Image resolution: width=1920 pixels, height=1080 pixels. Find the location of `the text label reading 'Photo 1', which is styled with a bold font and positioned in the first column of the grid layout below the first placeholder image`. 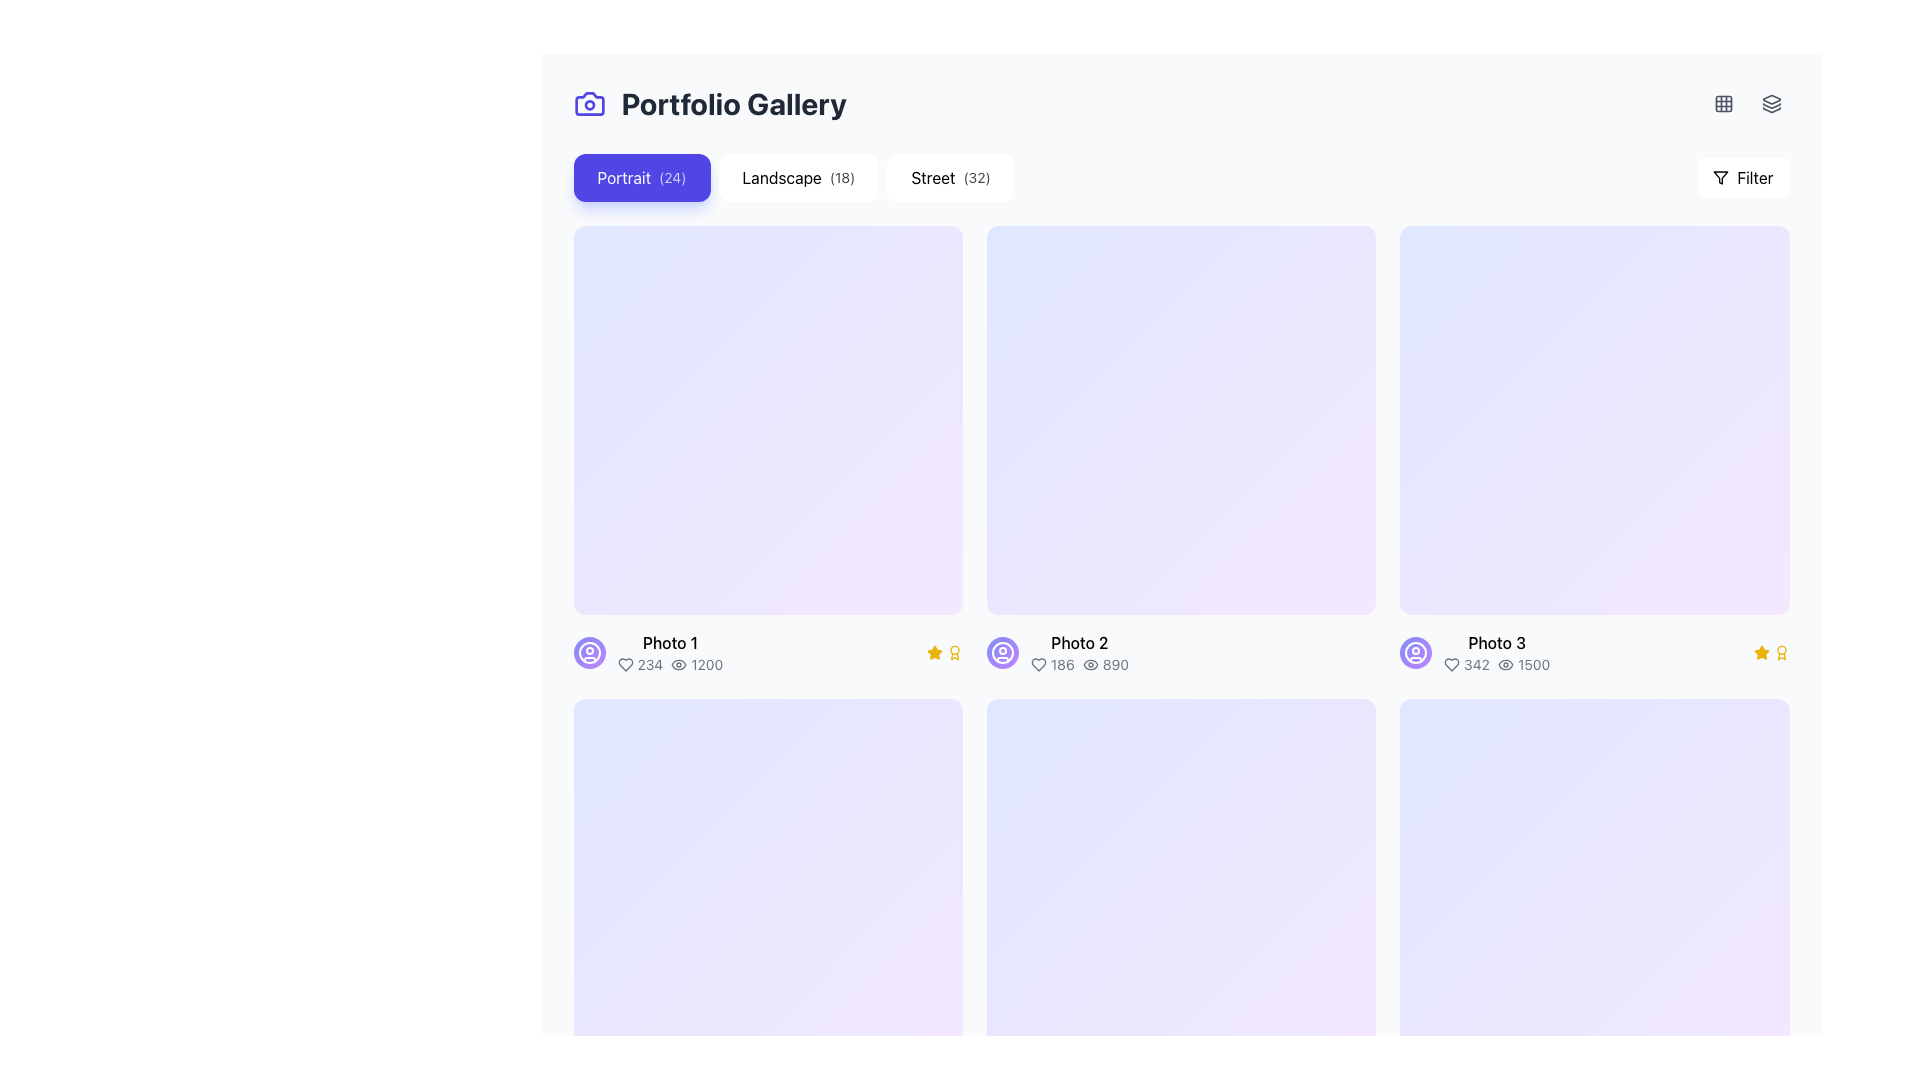

the text label reading 'Photo 1', which is styled with a bold font and positioned in the first column of the grid layout below the first placeholder image is located at coordinates (670, 643).